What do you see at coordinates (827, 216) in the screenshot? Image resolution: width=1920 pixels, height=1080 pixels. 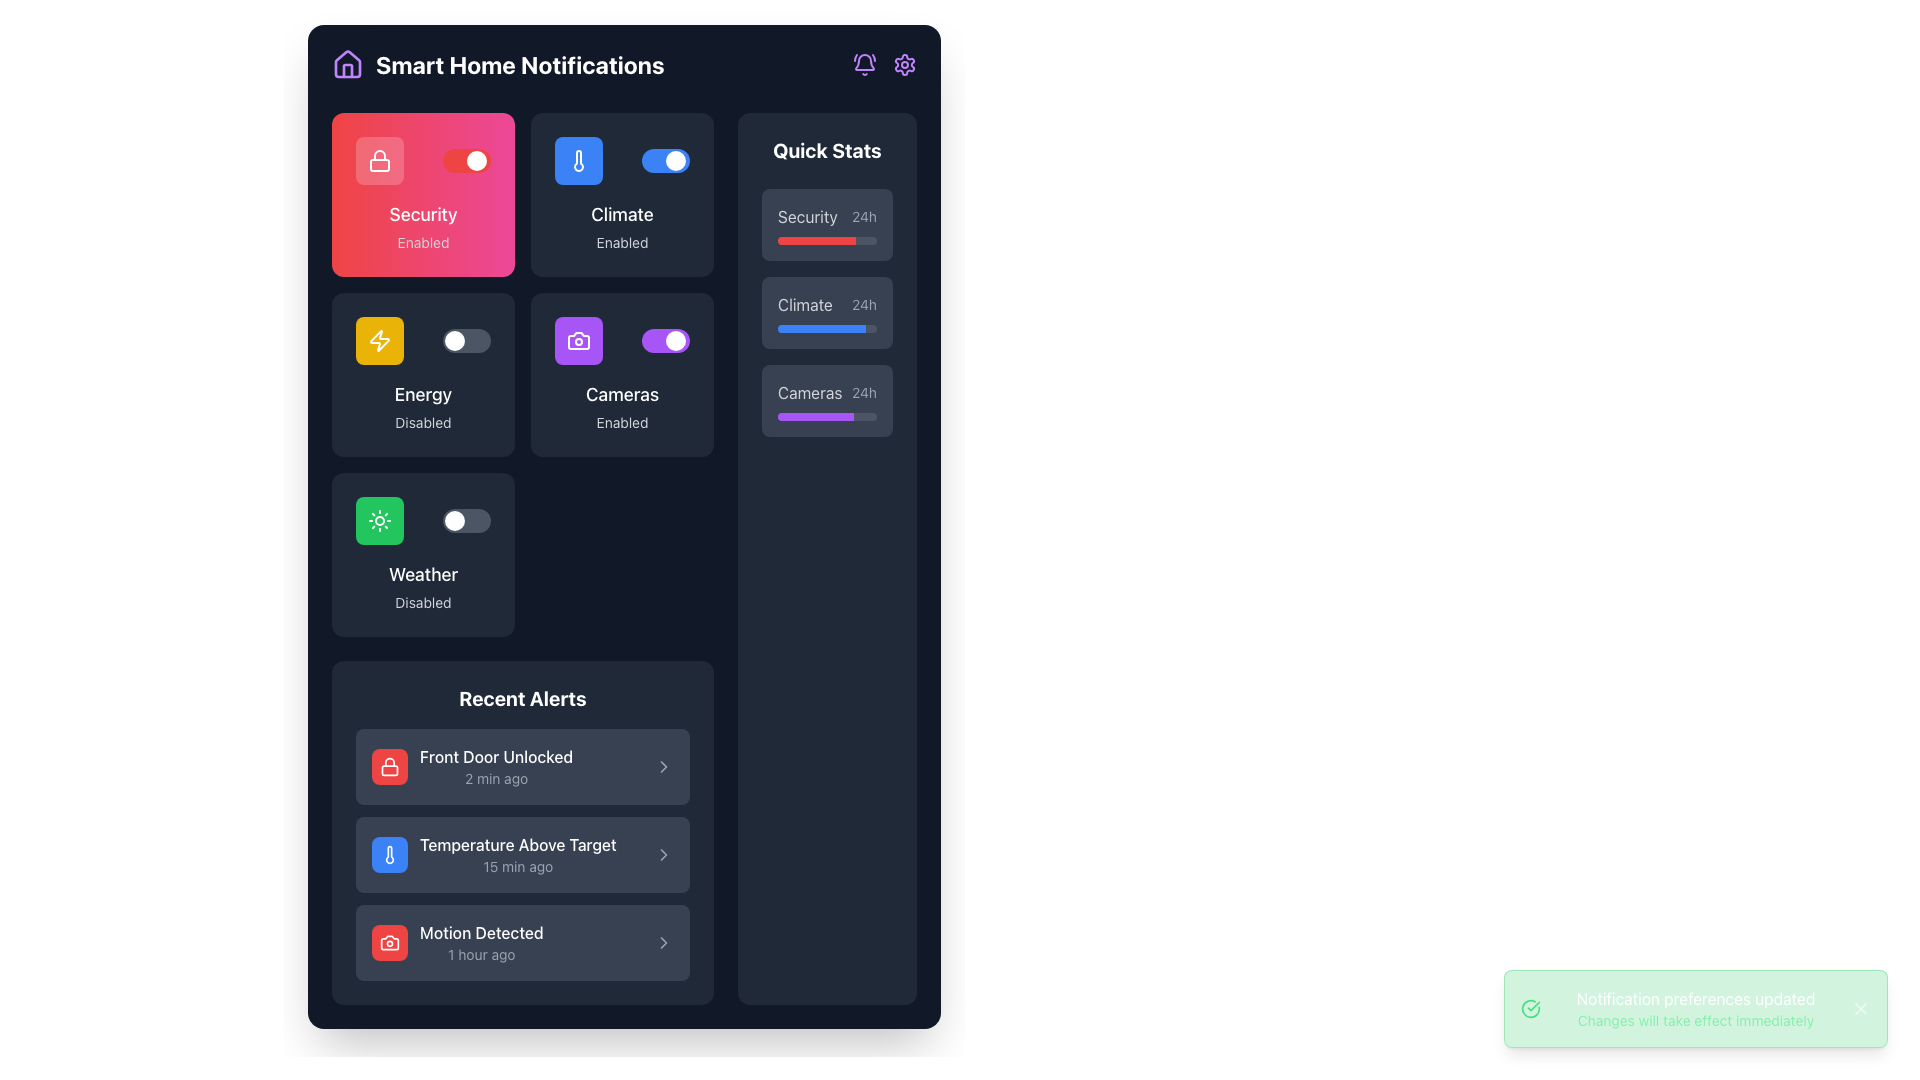 I see `the 'Security' status text label located in the 'Quick Stats' panel, which is the first entry above 'Climate 24h' and 'Cameras 24h'` at bounding box center [827, 216].